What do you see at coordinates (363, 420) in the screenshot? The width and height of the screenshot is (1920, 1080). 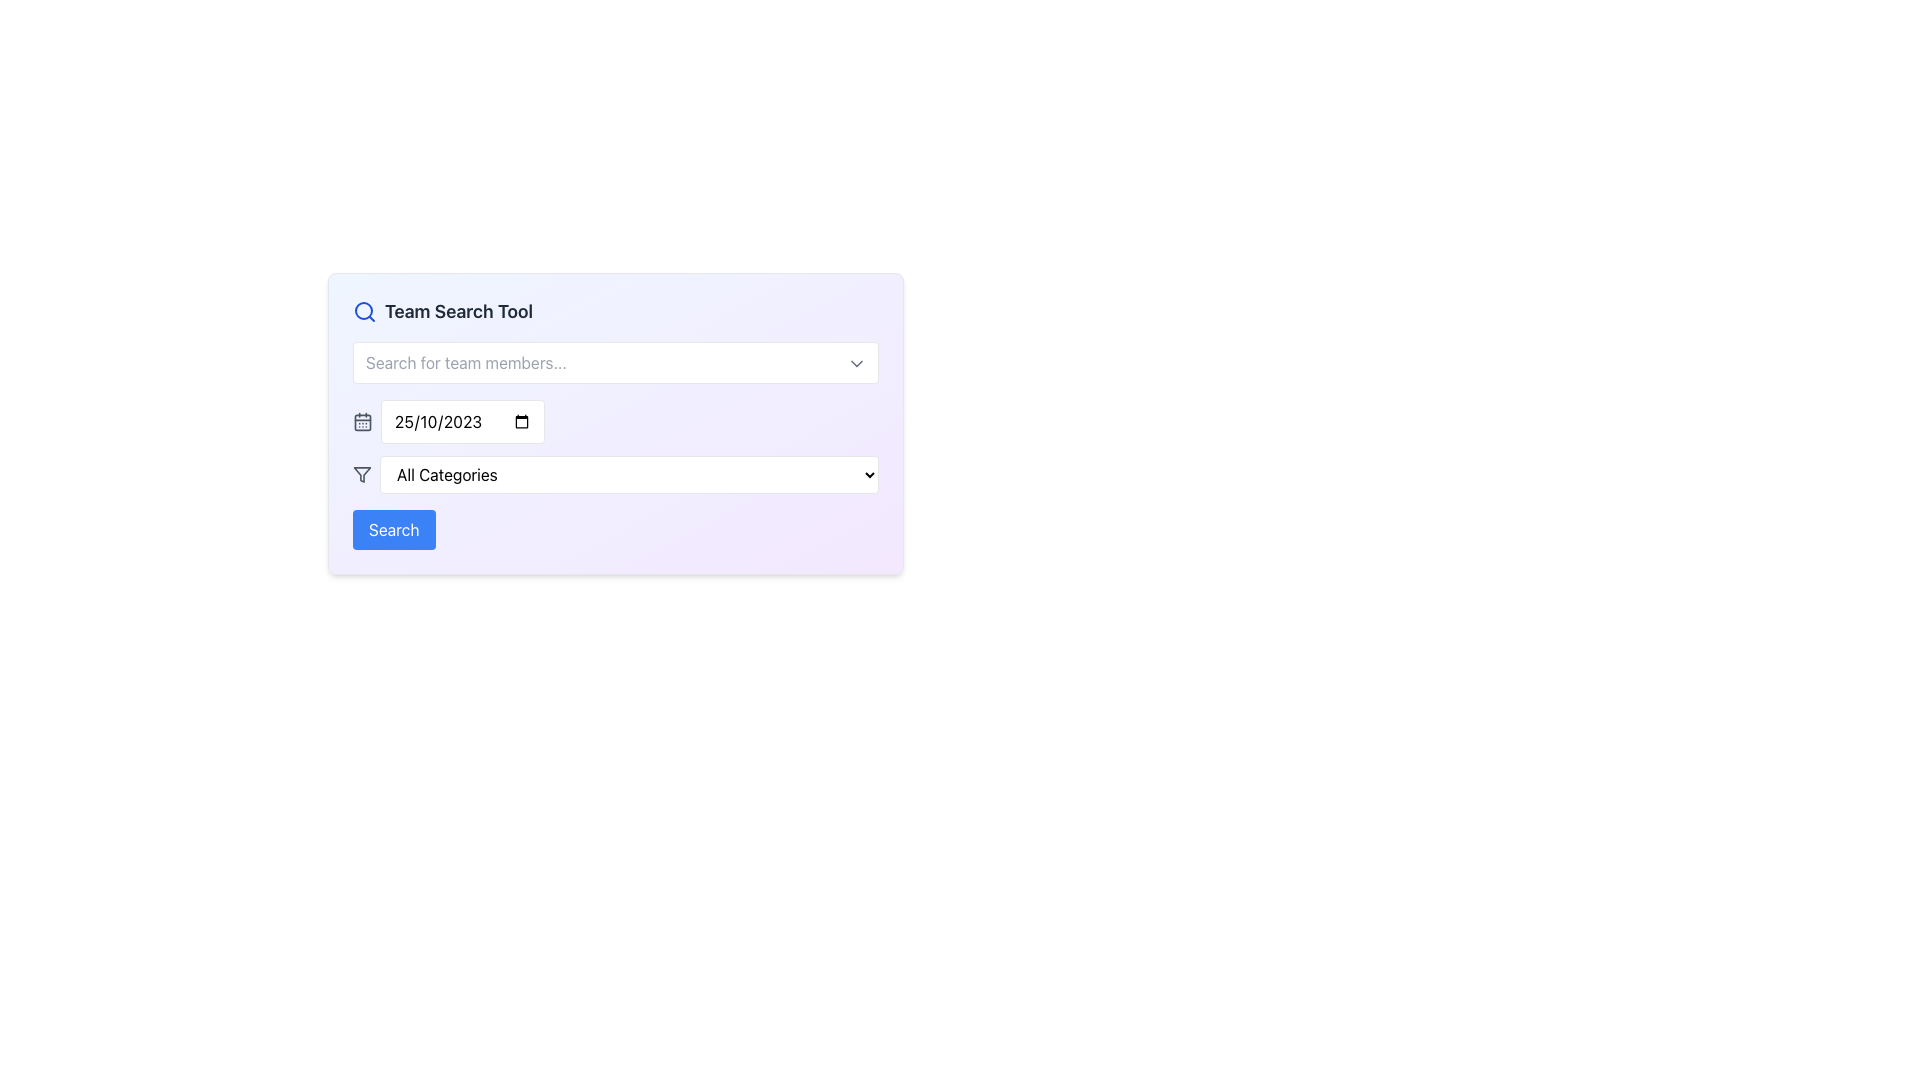 I see `the SVG-based calendar icon, which is a square icon with dimensions of 20x20 pixels, located just to the left of a date input field` at bounding box center [363, 420].